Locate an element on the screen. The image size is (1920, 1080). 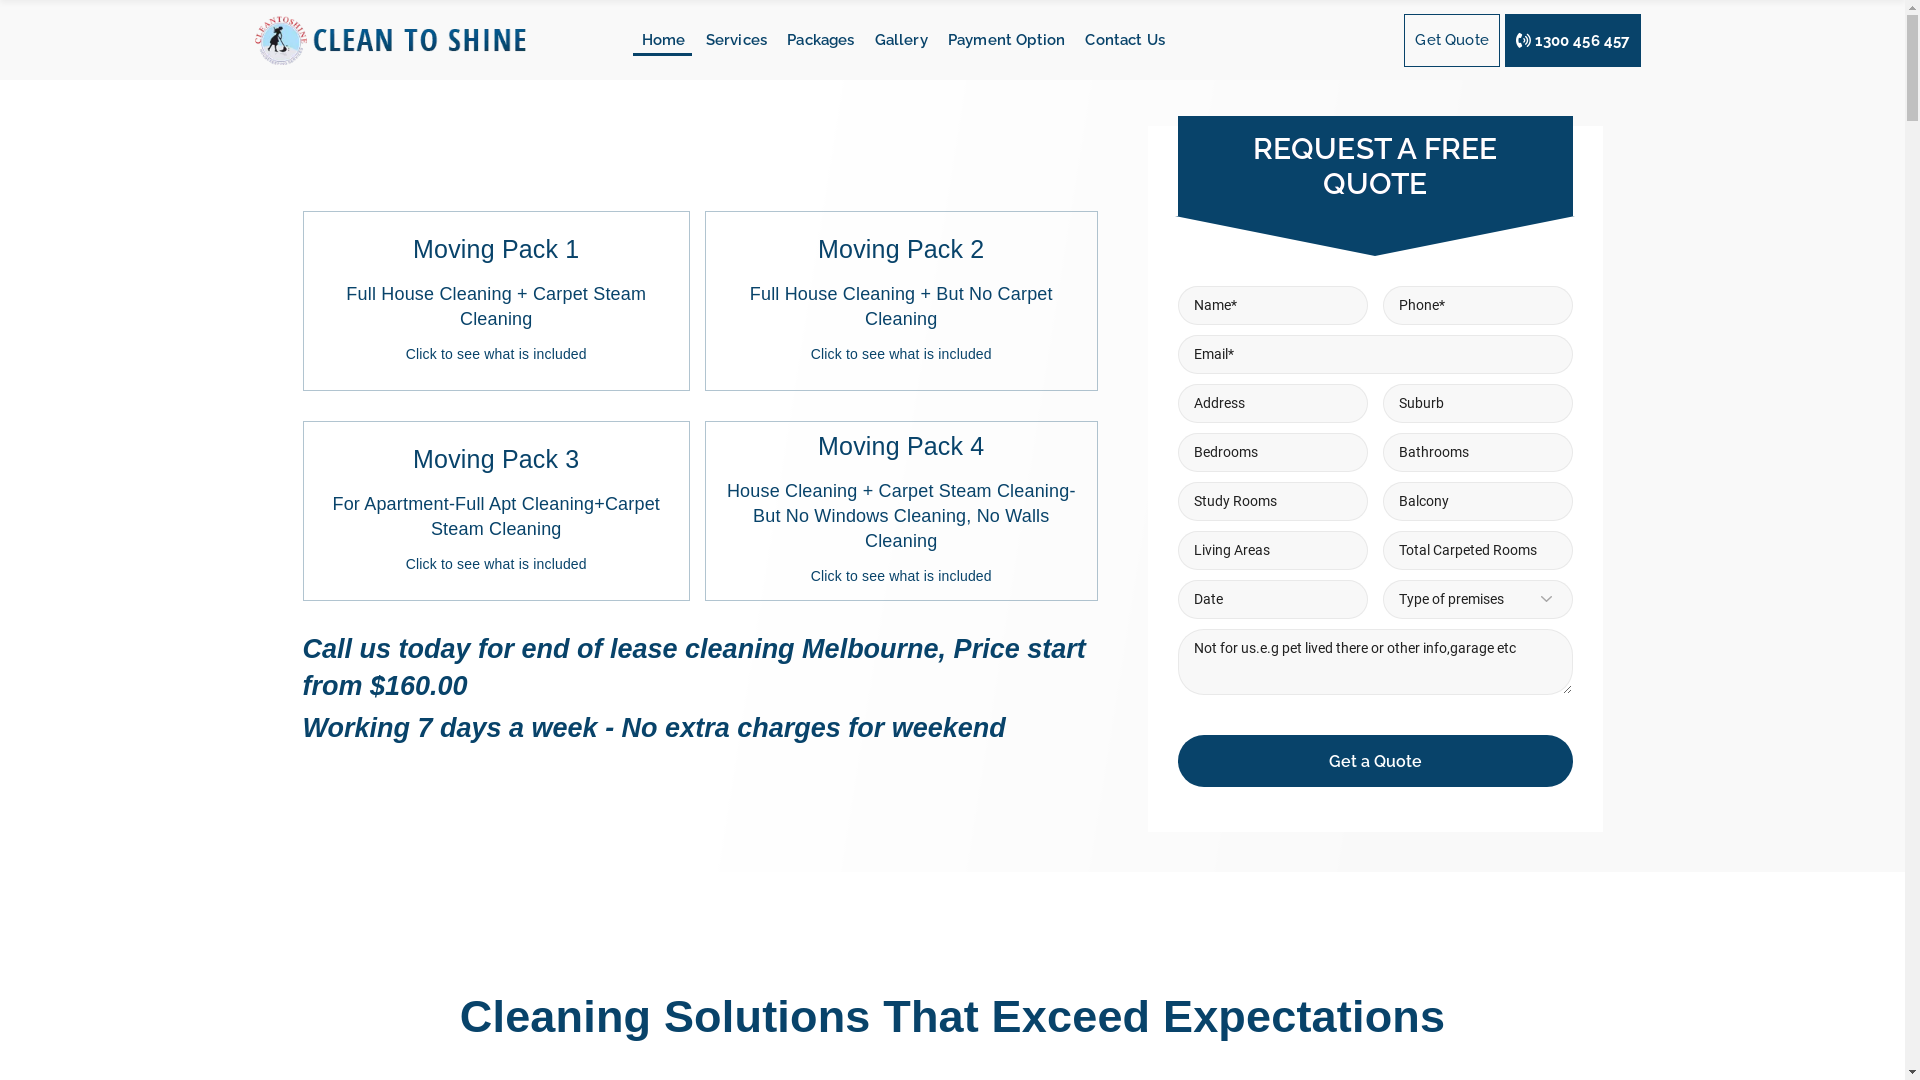
'Packages' is located at coordinates (812, 39).